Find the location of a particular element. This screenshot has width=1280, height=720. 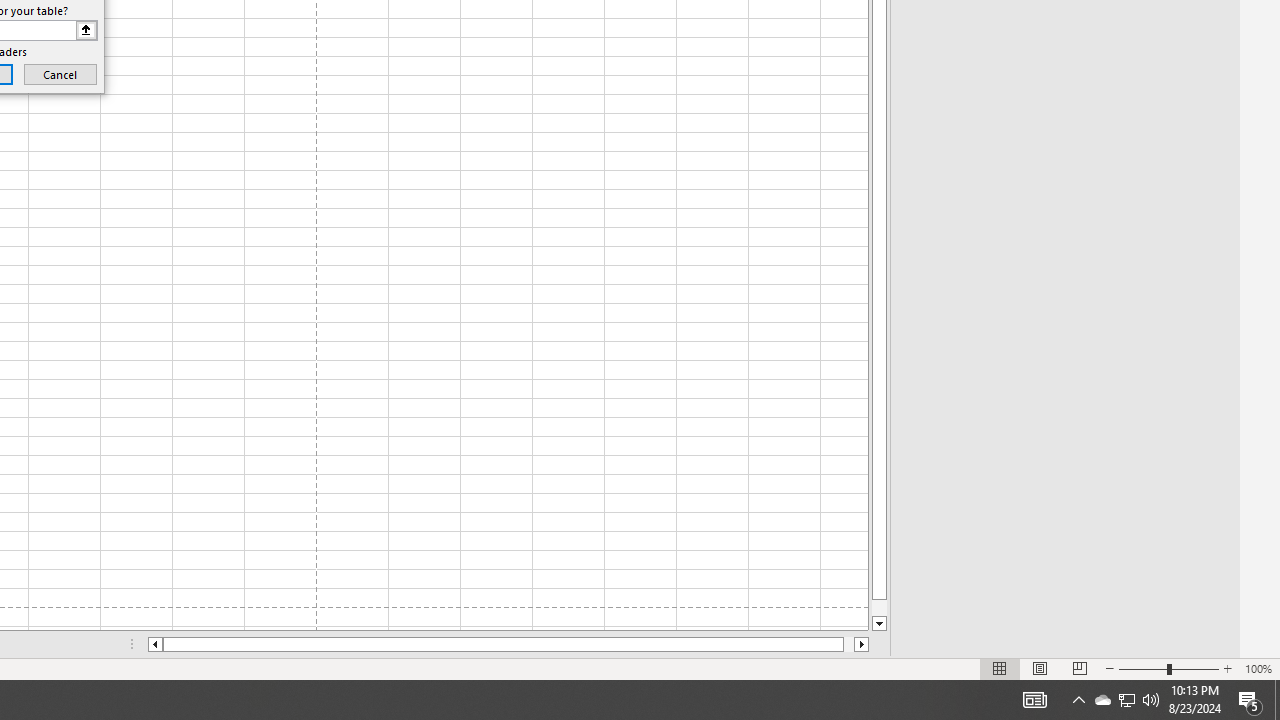

'Class: NetUIScrollBar' is located at coordinates (508, 644).